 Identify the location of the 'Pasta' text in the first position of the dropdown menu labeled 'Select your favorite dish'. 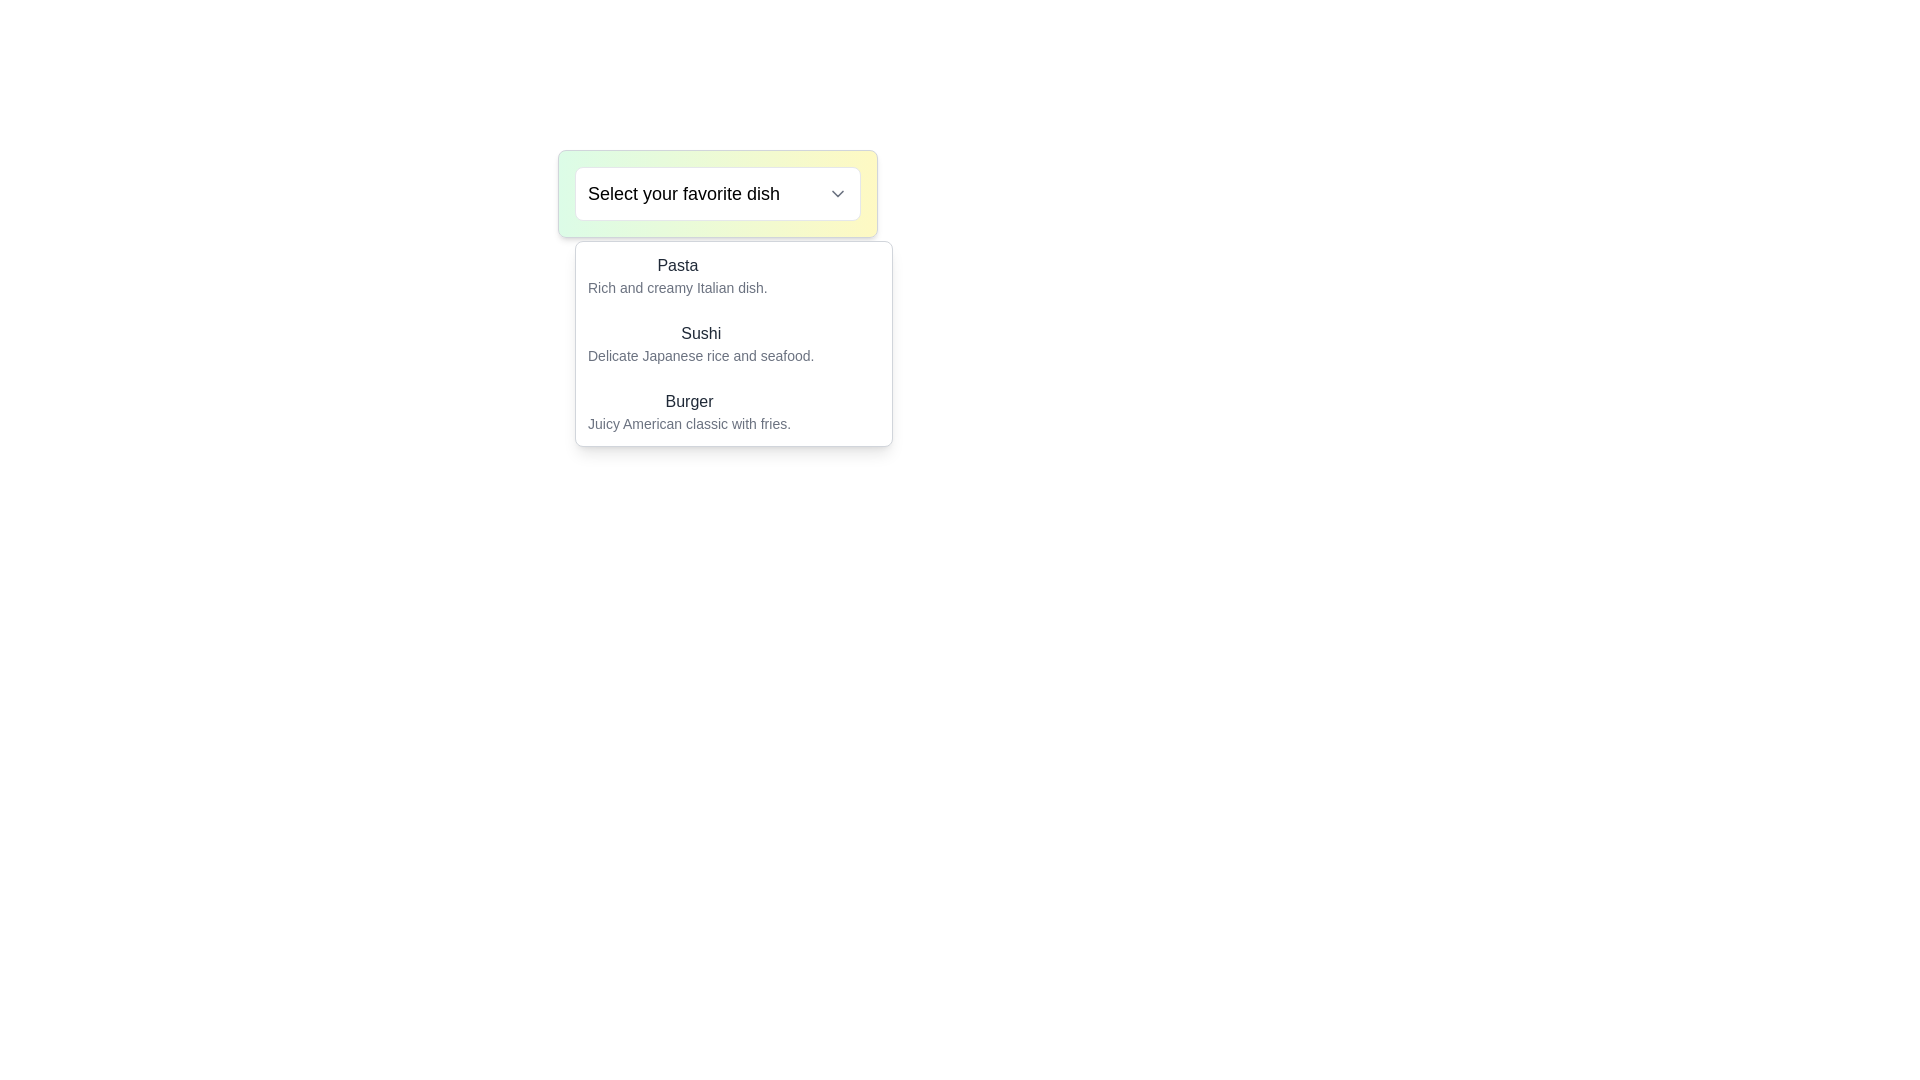
(677, 276).